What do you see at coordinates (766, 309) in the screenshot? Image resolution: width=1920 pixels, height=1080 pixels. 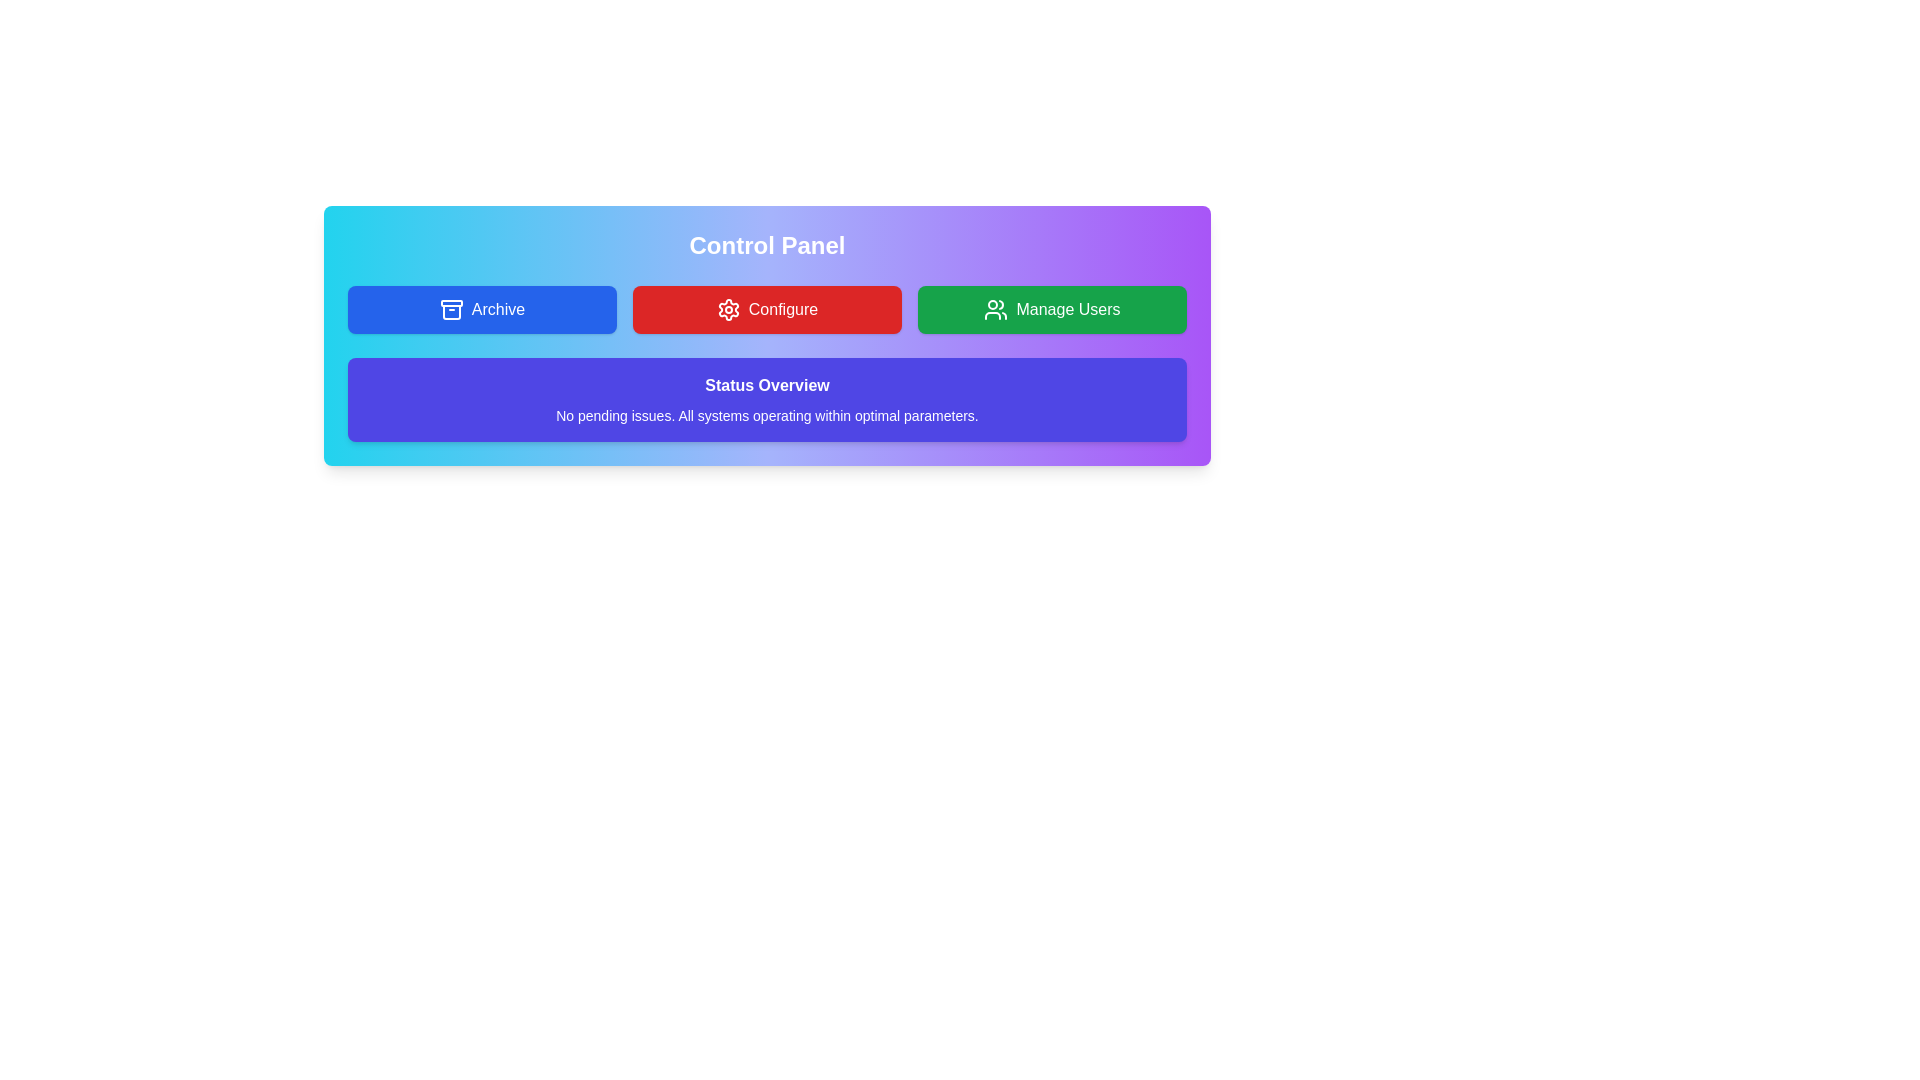 I see `the group of buttons containing 'Archive', 'Configure', and 'Manage Users', which is located below the 'Control Panel' title and above the 'Status Overview' section` at bounding box center [766, 309].